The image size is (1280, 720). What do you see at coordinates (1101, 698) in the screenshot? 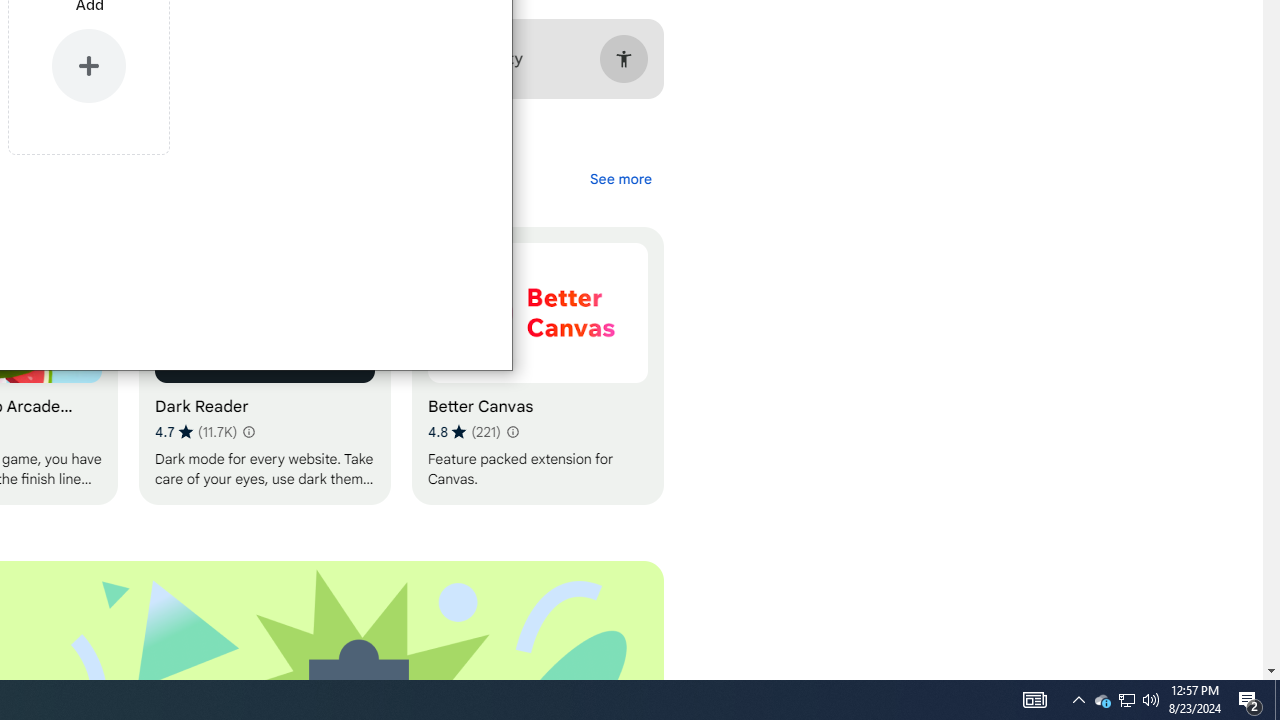
I see `'User Promoted Notification Area'` at bounding box center [1101, 698].